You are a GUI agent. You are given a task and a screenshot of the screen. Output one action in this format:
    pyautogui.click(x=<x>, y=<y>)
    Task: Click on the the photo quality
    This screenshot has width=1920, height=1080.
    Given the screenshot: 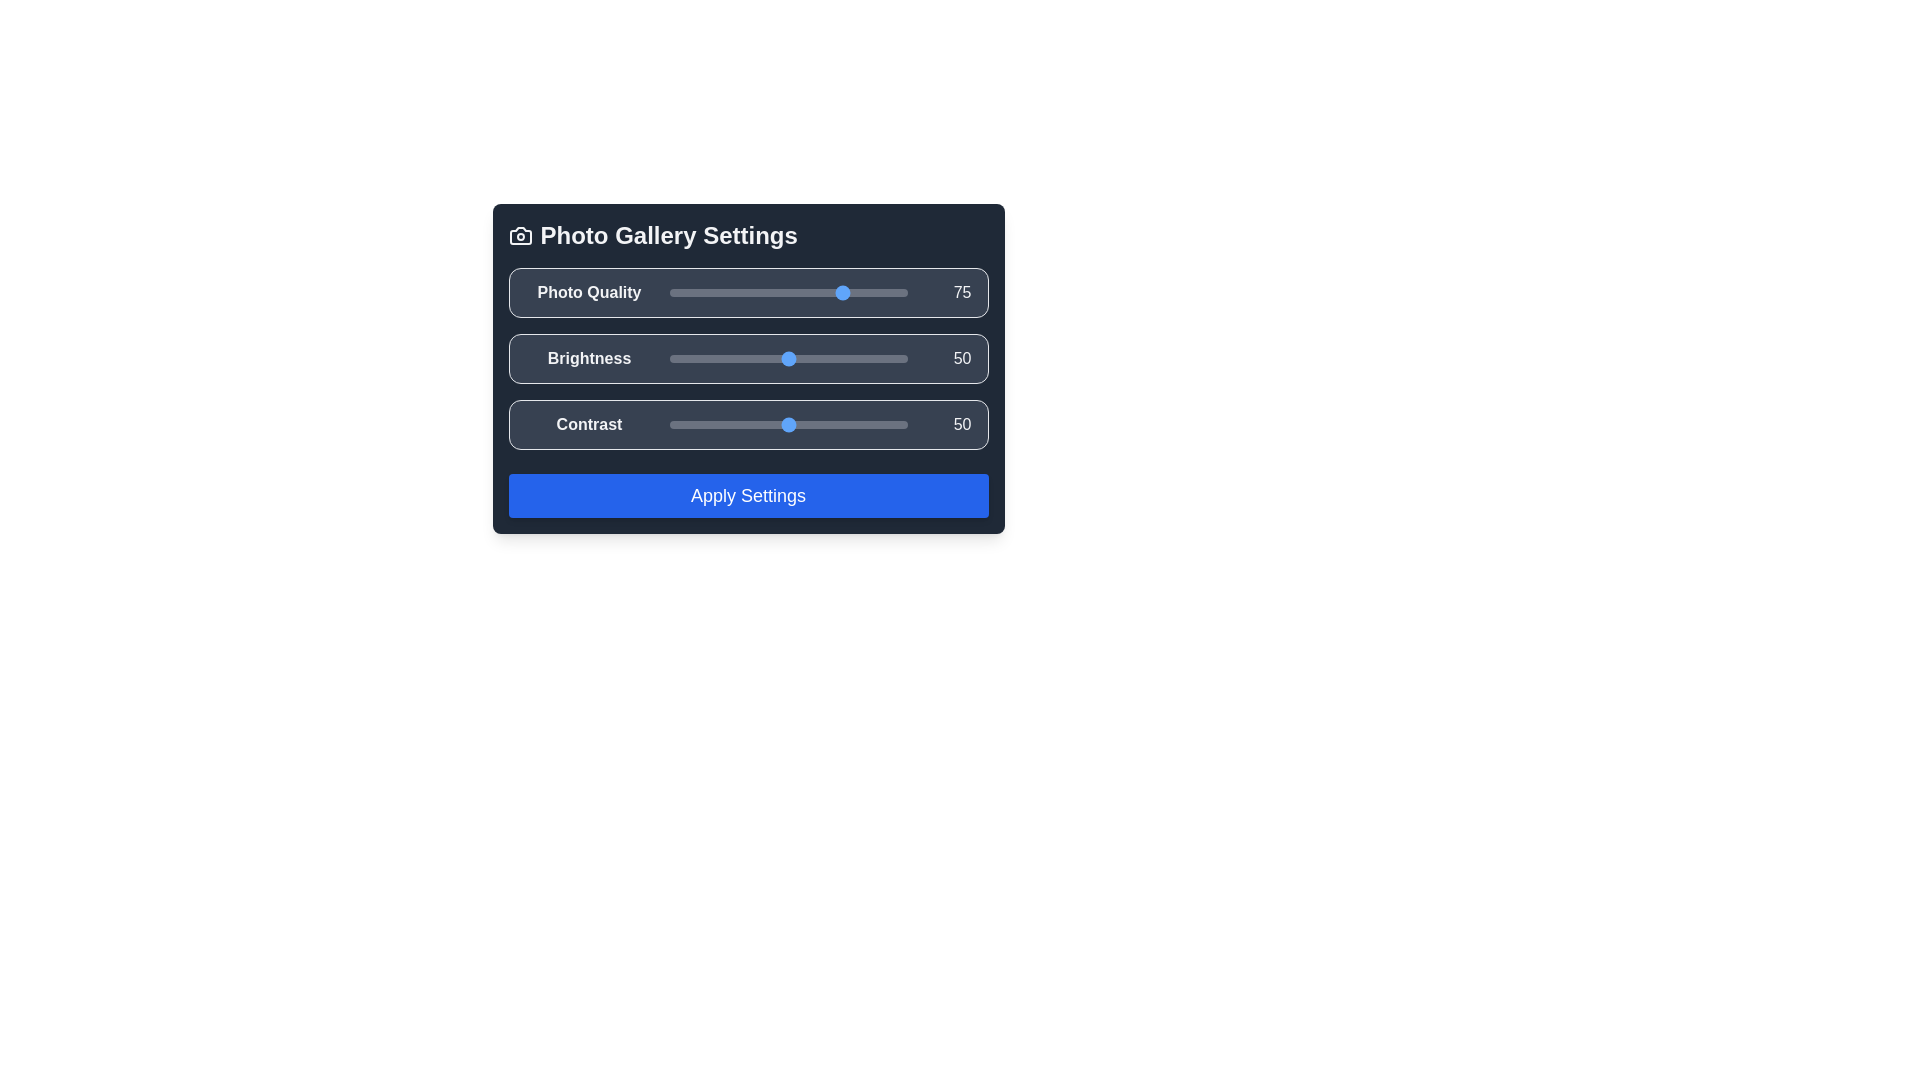 What is the action you would take?
    pyautogui.click(x=786, y=293)
    